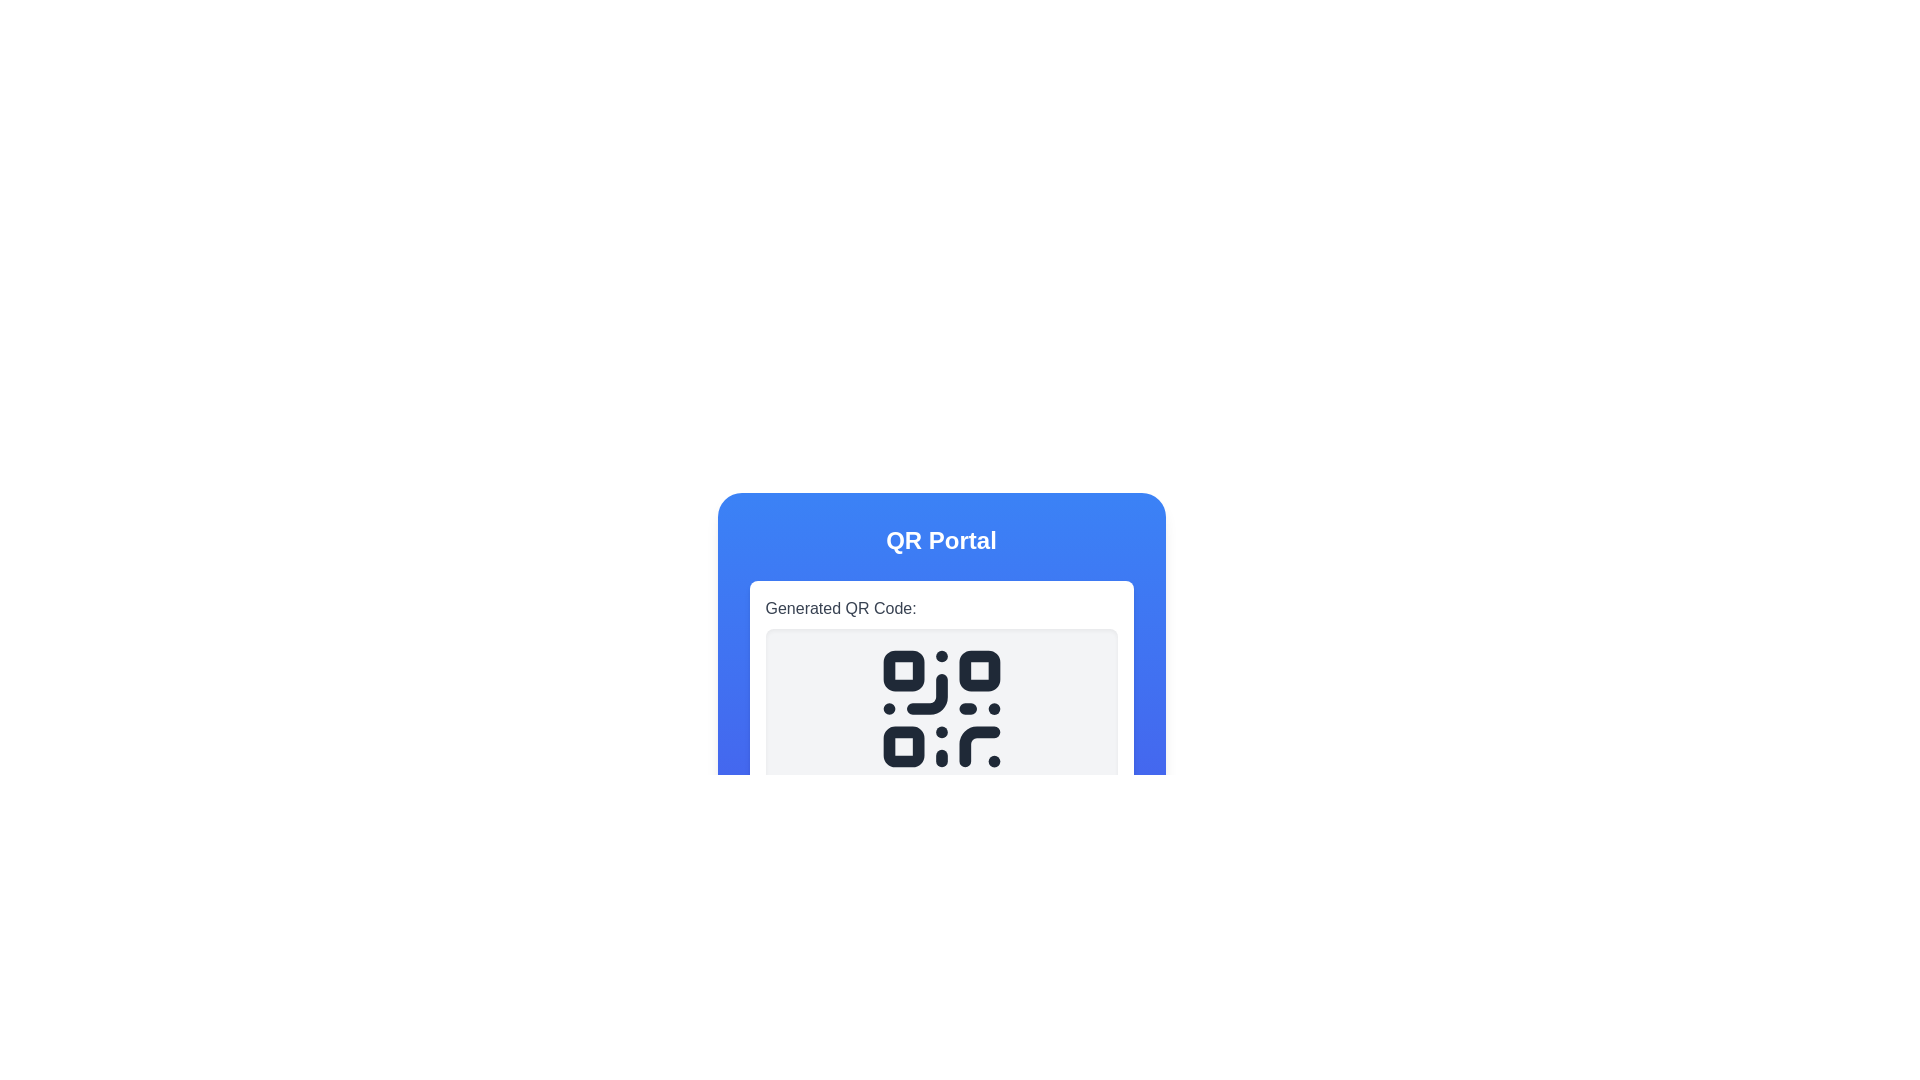 This screenshot has width=1920, height=1080. What do you see at coordinates (902, 671) in the screenshot?
I see `the small square component located at the top left corner of the QR code design, which is styled as a filled square with rounded corners and is part of the QR code's grid-like structure` at bounding box center [902, 671].